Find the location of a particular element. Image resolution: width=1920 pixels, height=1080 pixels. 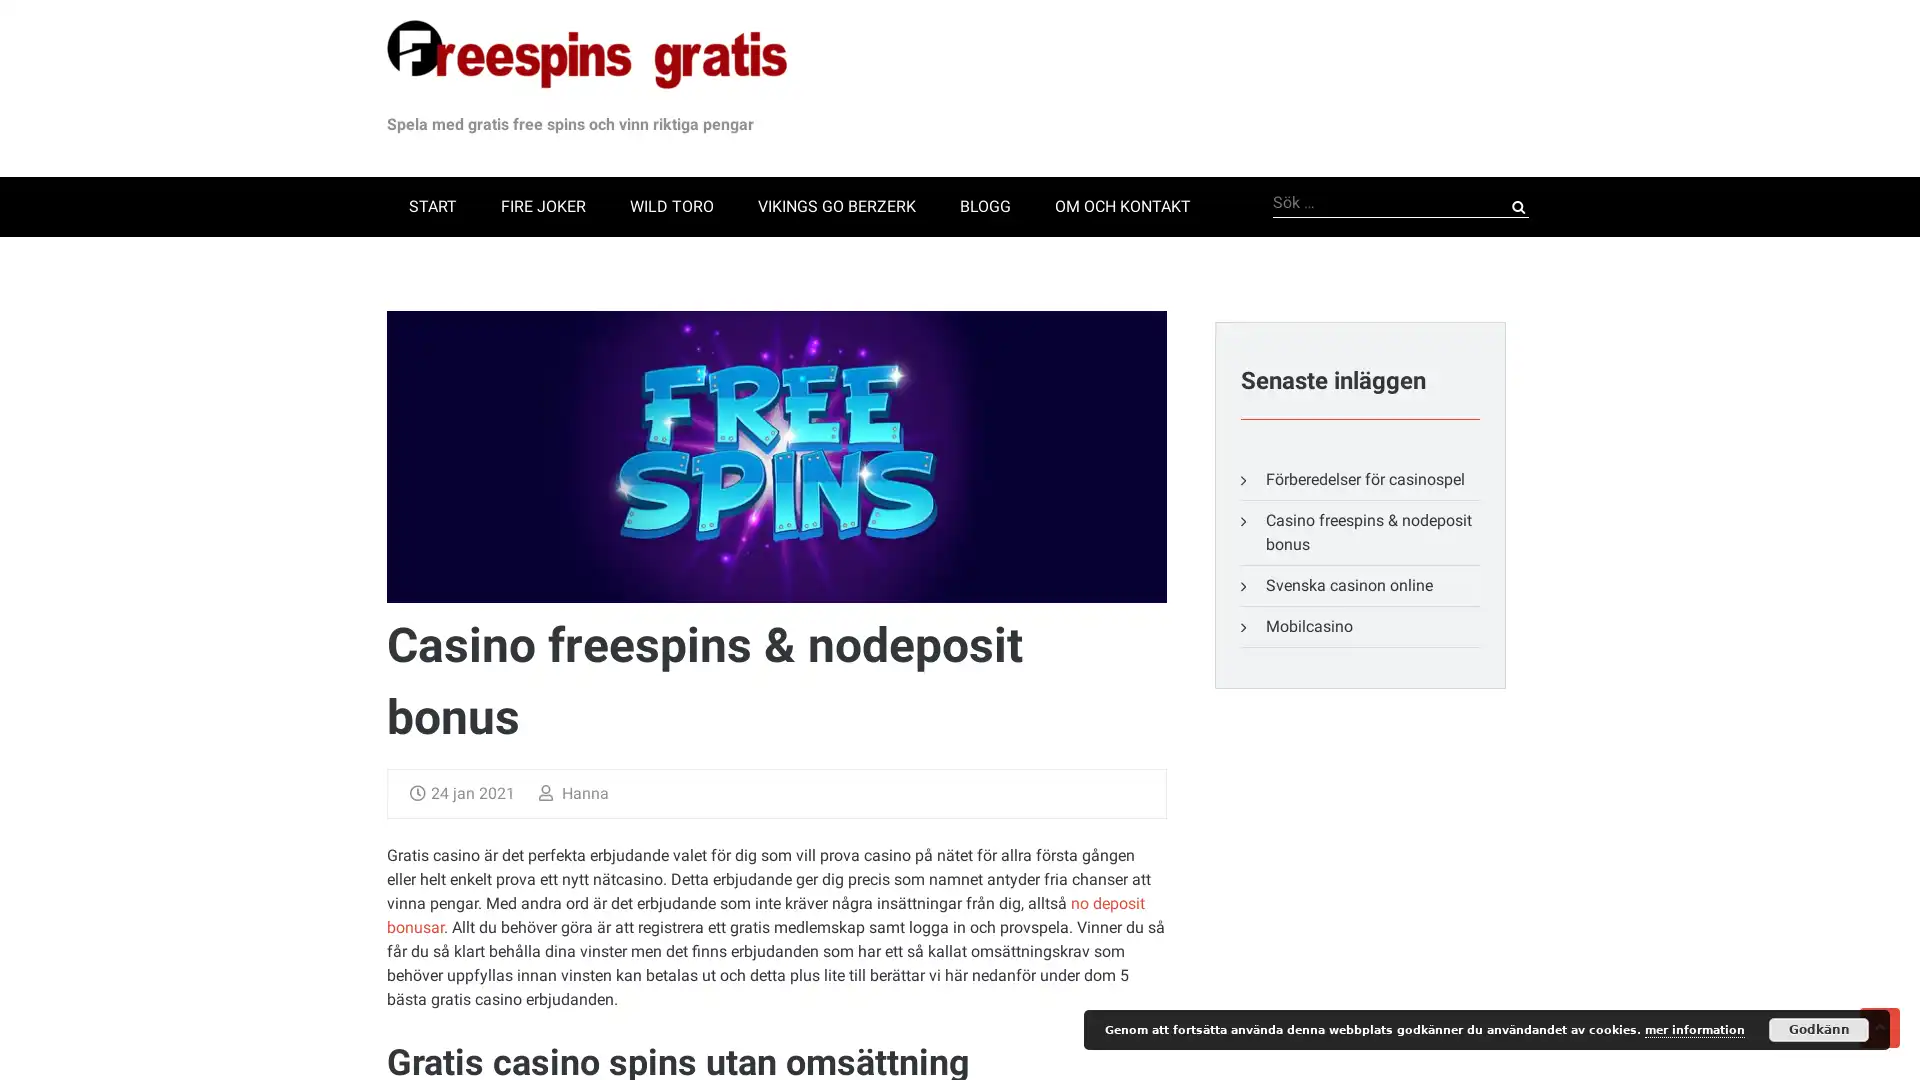

Godkann is located at coordinates (1819, 1029).